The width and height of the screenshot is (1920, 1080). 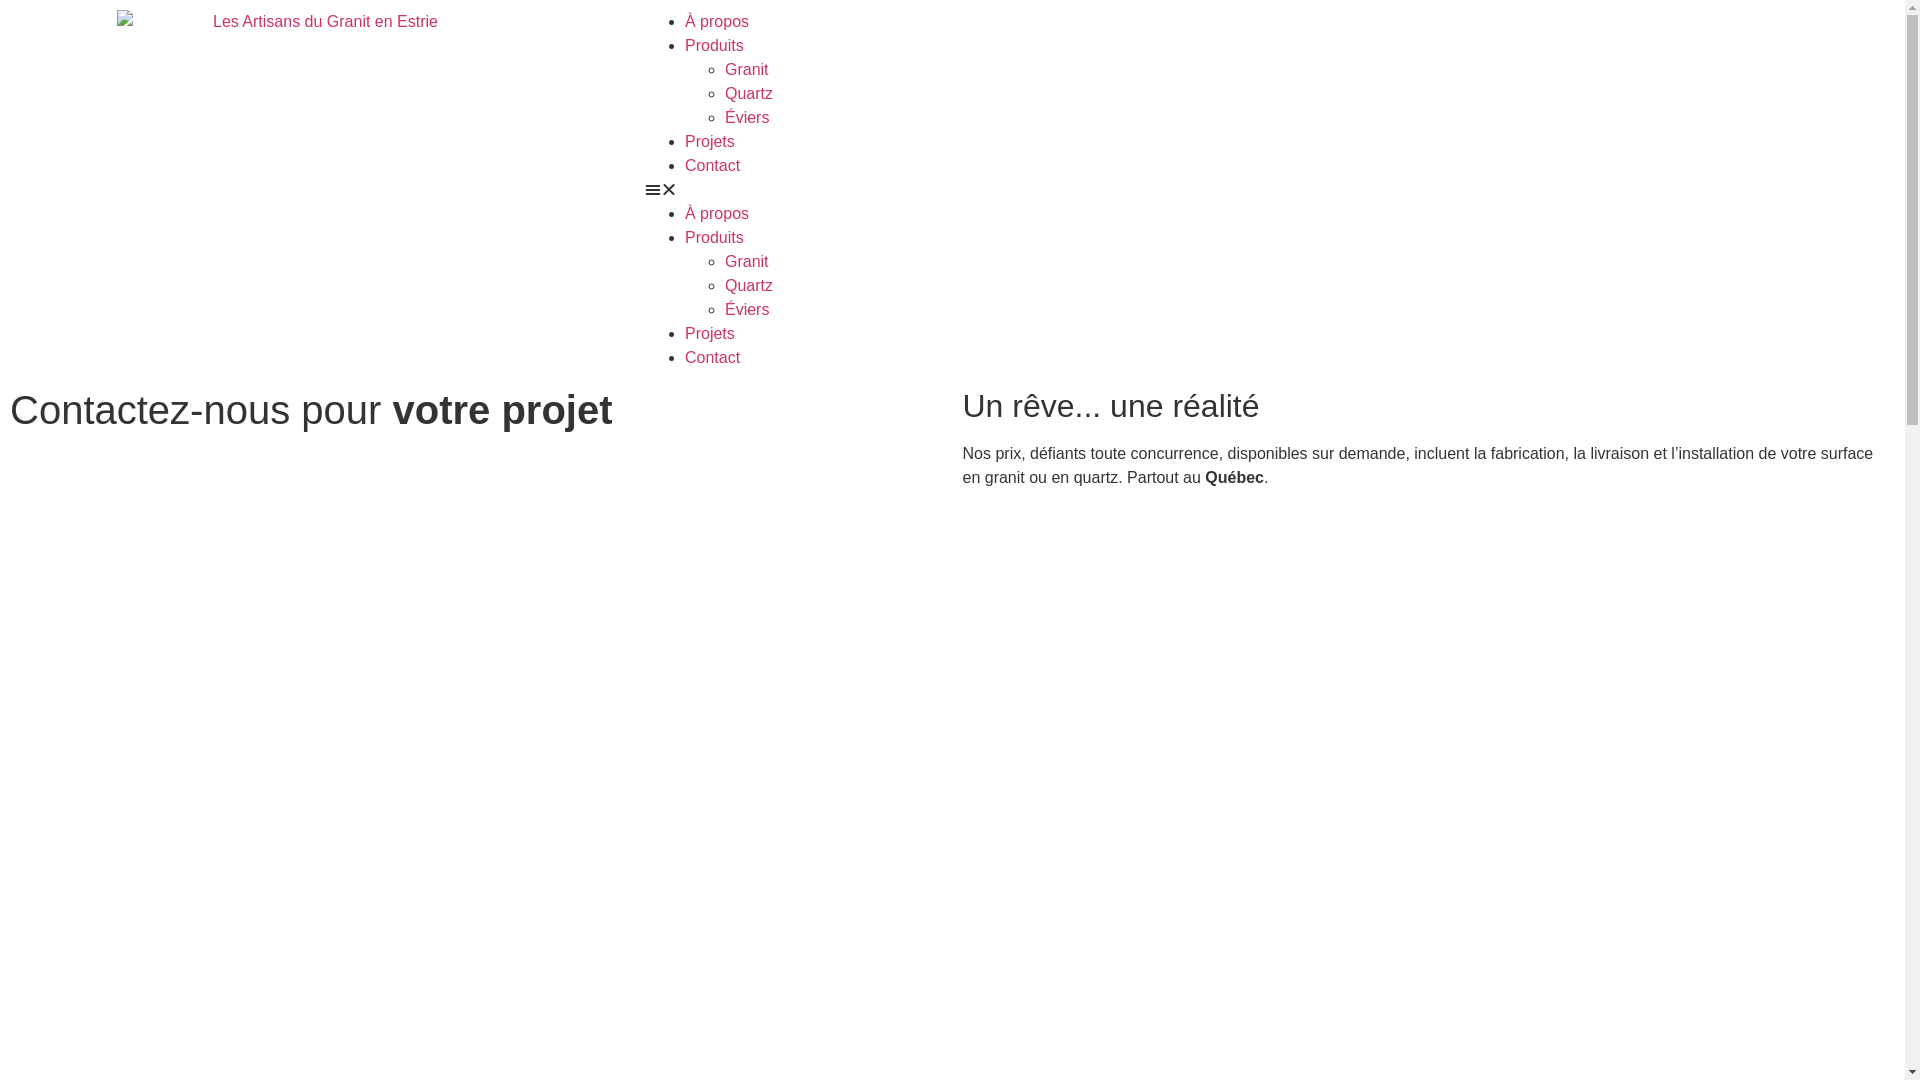 What do you see at coordinates (685, 140) in the screenshot?
I see `'Projets'` at bounding box center [685, 140].